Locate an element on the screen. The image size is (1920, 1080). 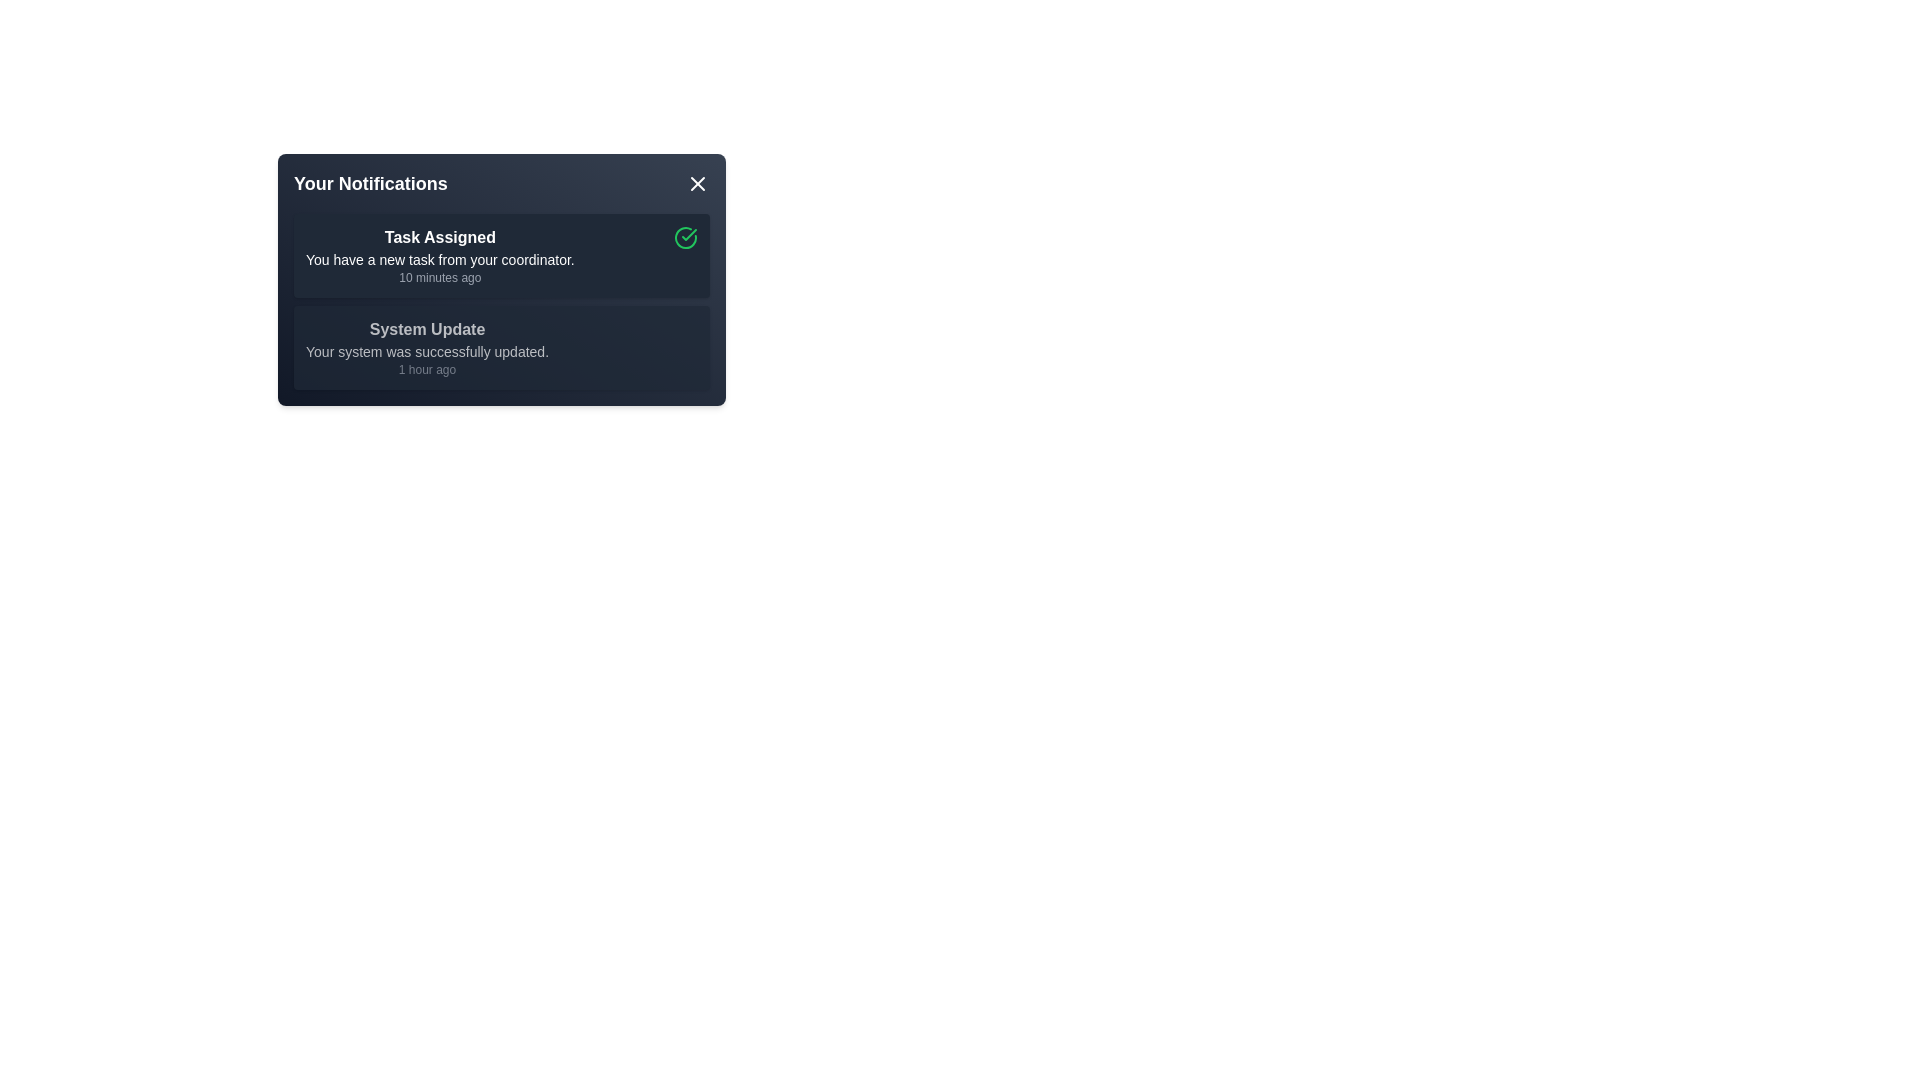
notification text that states 'Your system was successfully updated.' located in the notification card below the heading 'System Update.' is located at coordinates (426, 350).